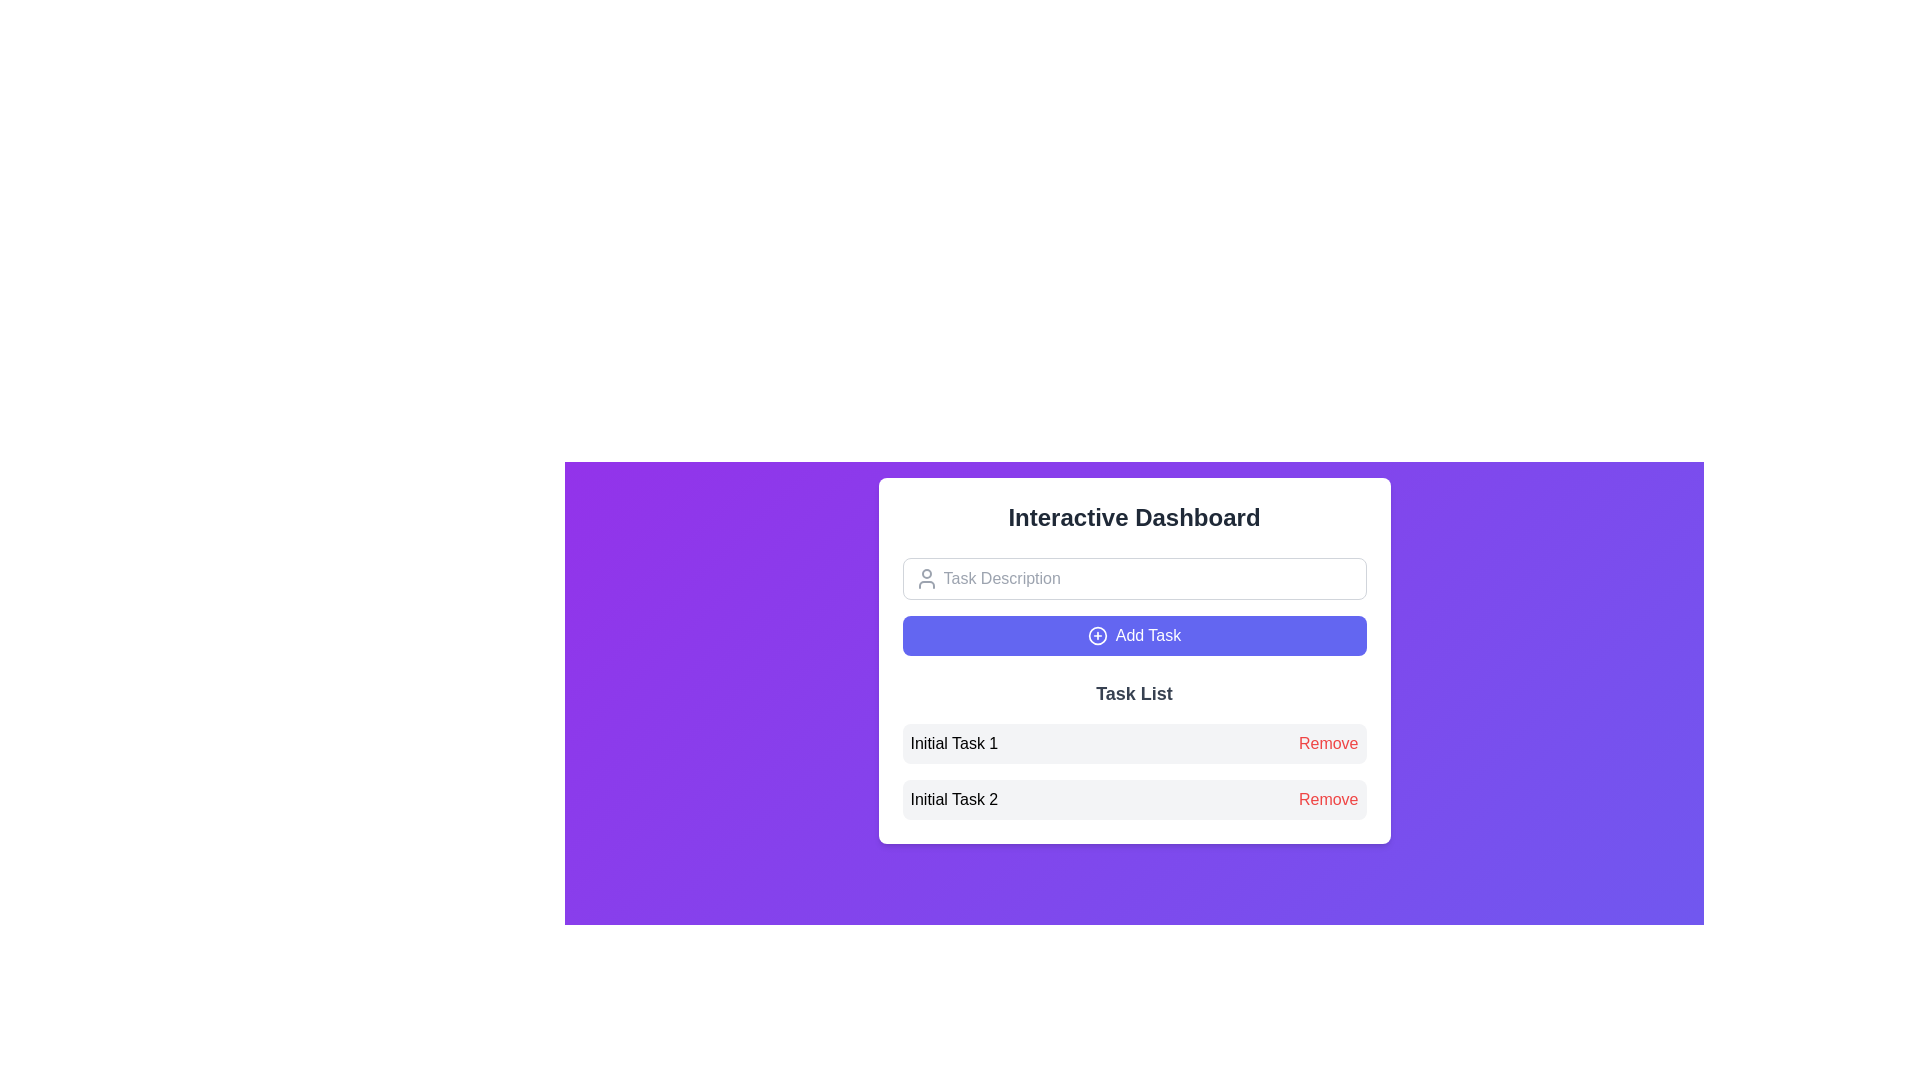 This screenshot has height=1080, width=1920. What do you see at coordinates (1134, 693) in the screenshot?
I see `the static text or label that serves as the header for the section, located centrally within a vertical stack of elements on a white rectangular card, immediately below the 'Add Task' button` at bounding box center [1134, 693].